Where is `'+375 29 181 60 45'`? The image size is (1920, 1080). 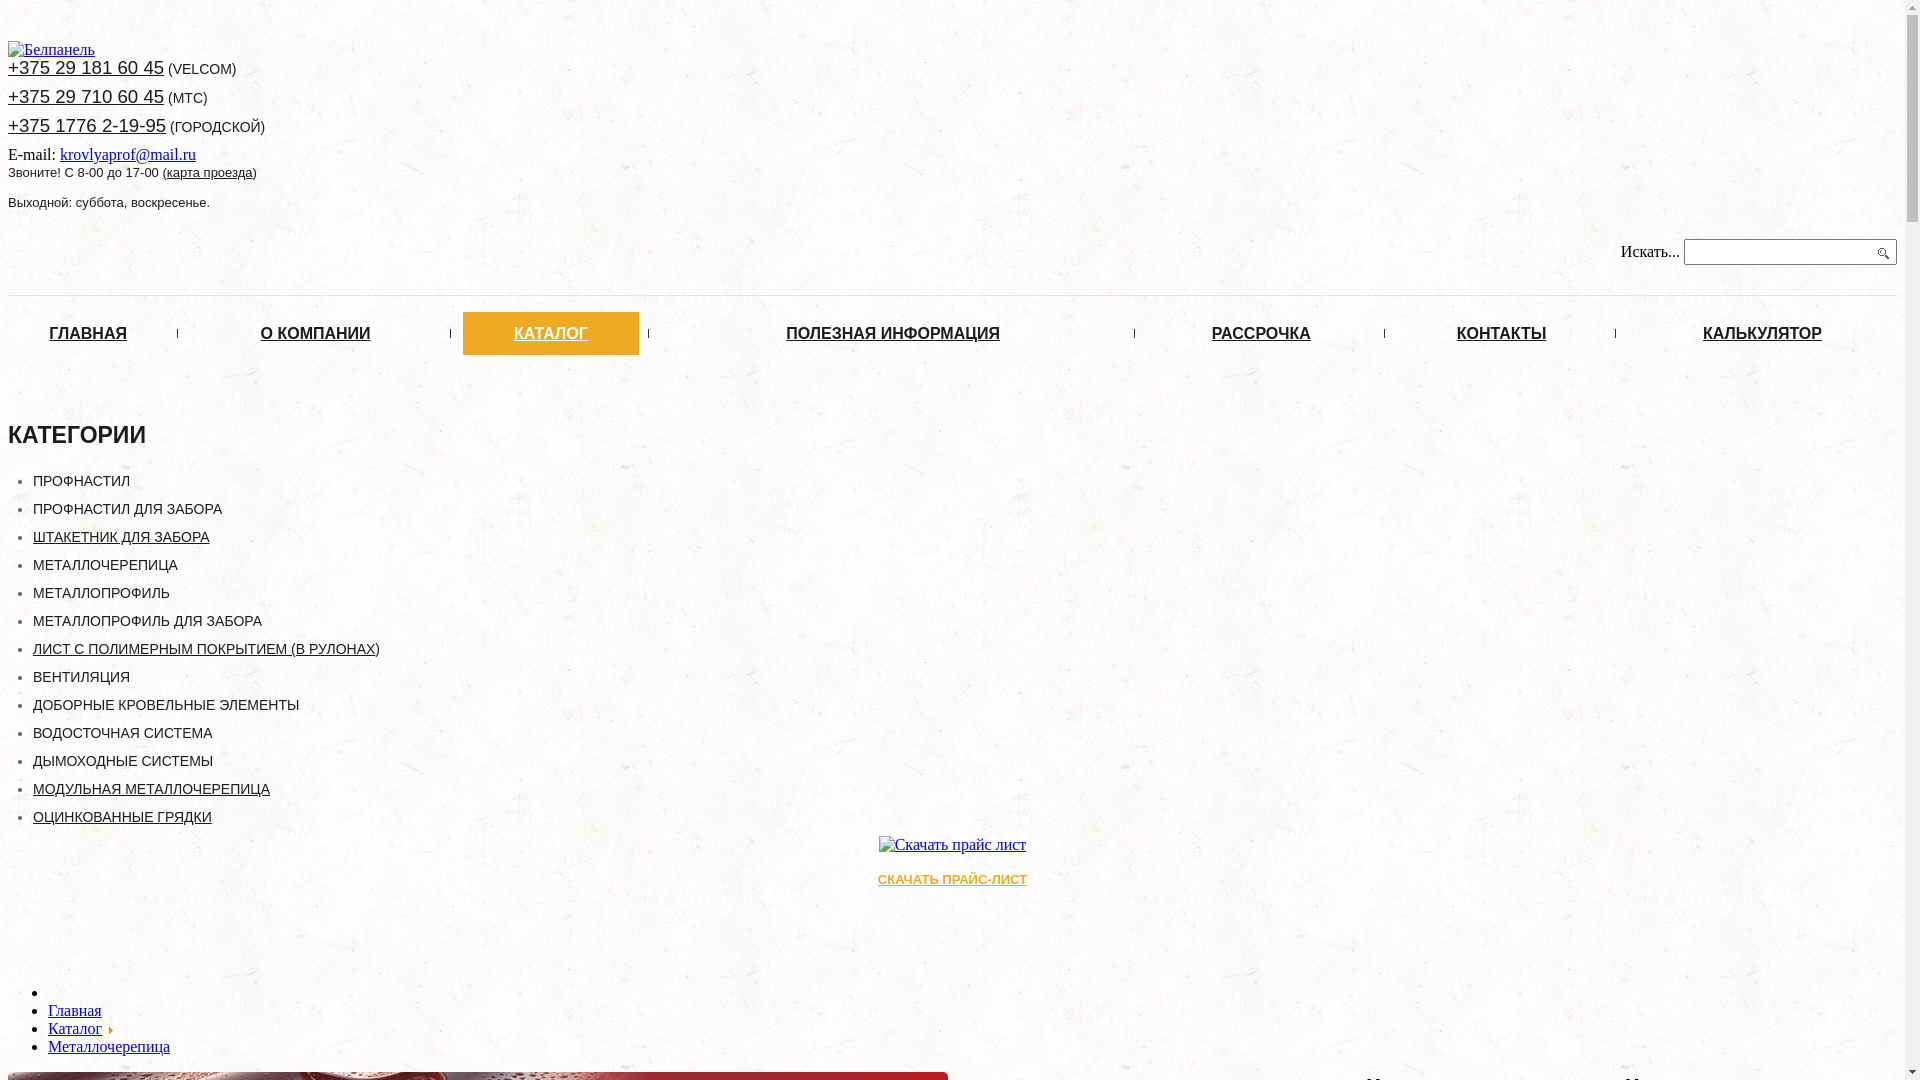 '+375 29 181 60 45' is located at coordinates (8, 66).